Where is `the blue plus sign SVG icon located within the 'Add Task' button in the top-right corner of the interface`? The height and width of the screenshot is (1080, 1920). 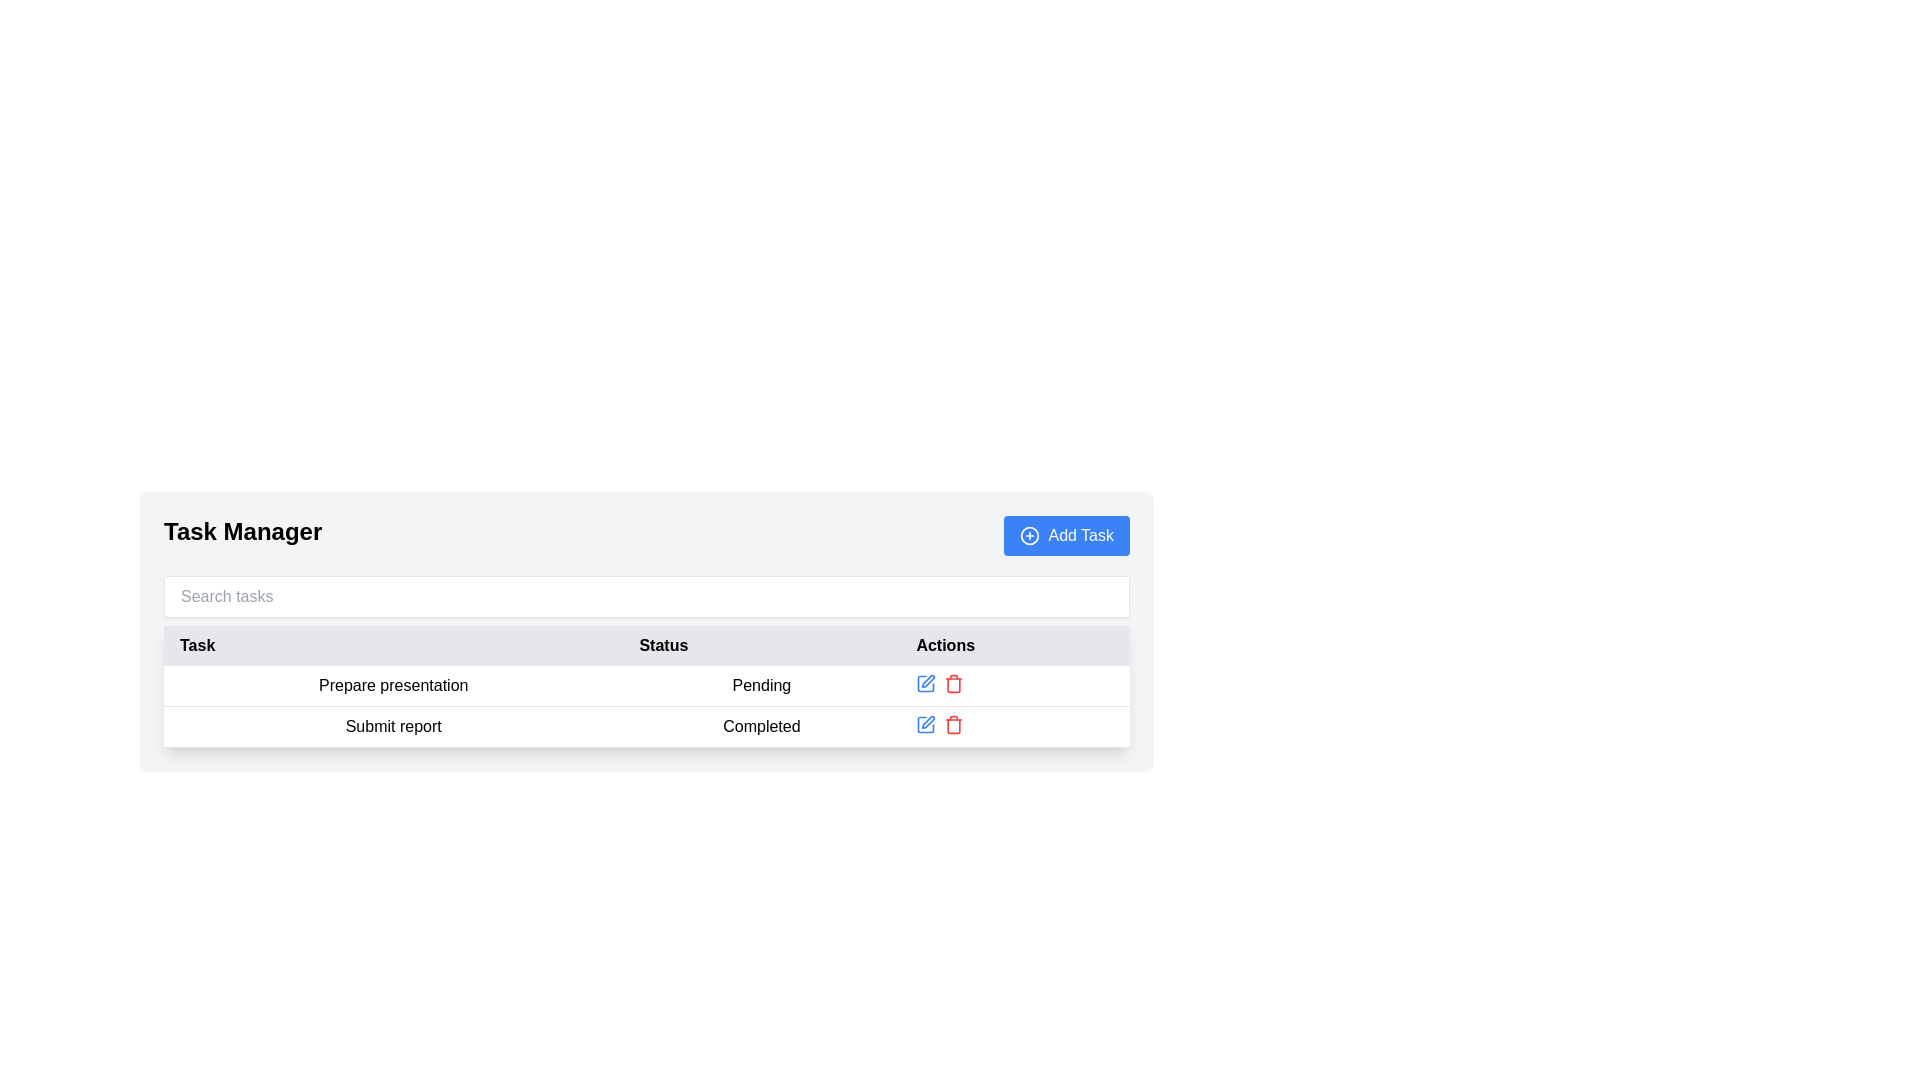 the blue plus sign SVG icon located within the 'Add Task' button in the top-right corner of the interface is located at coordinates (1030, 535).